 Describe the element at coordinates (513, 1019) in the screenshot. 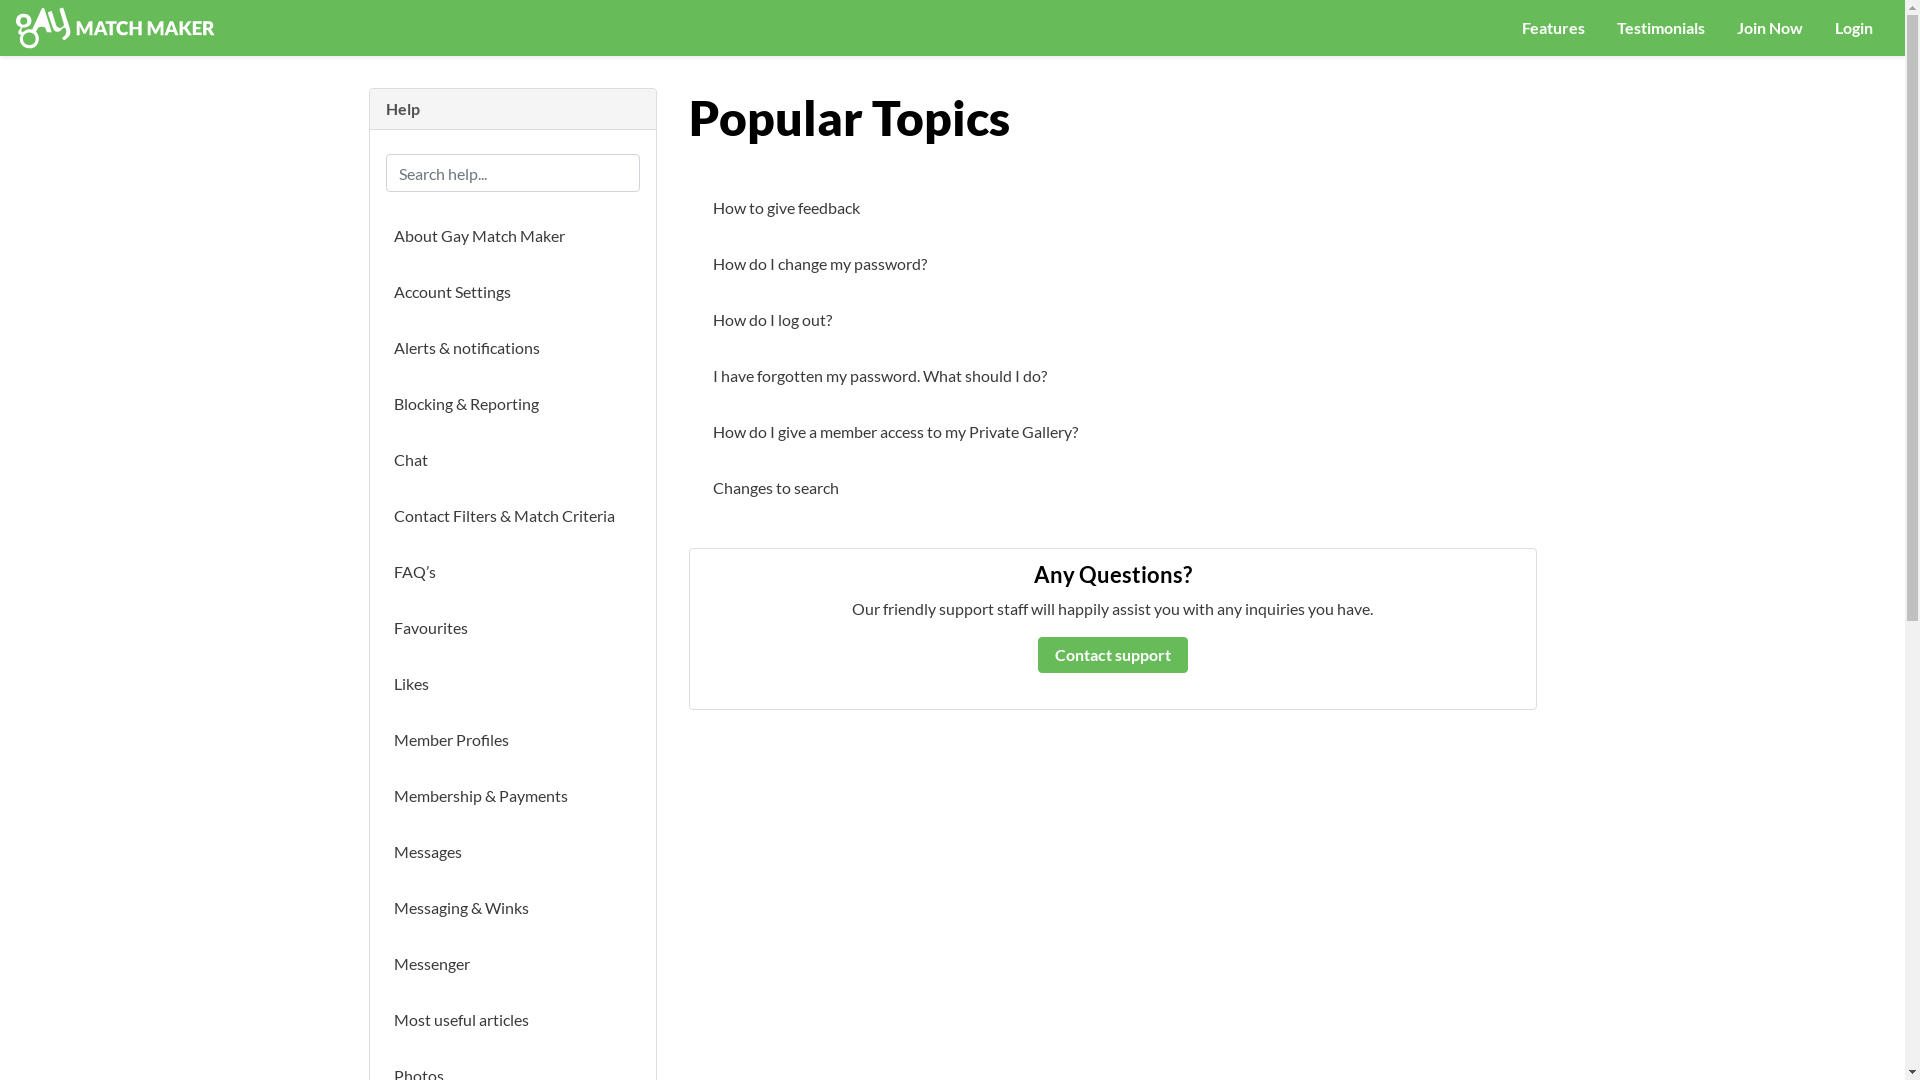

I see `'Most useful articles'` at that location.